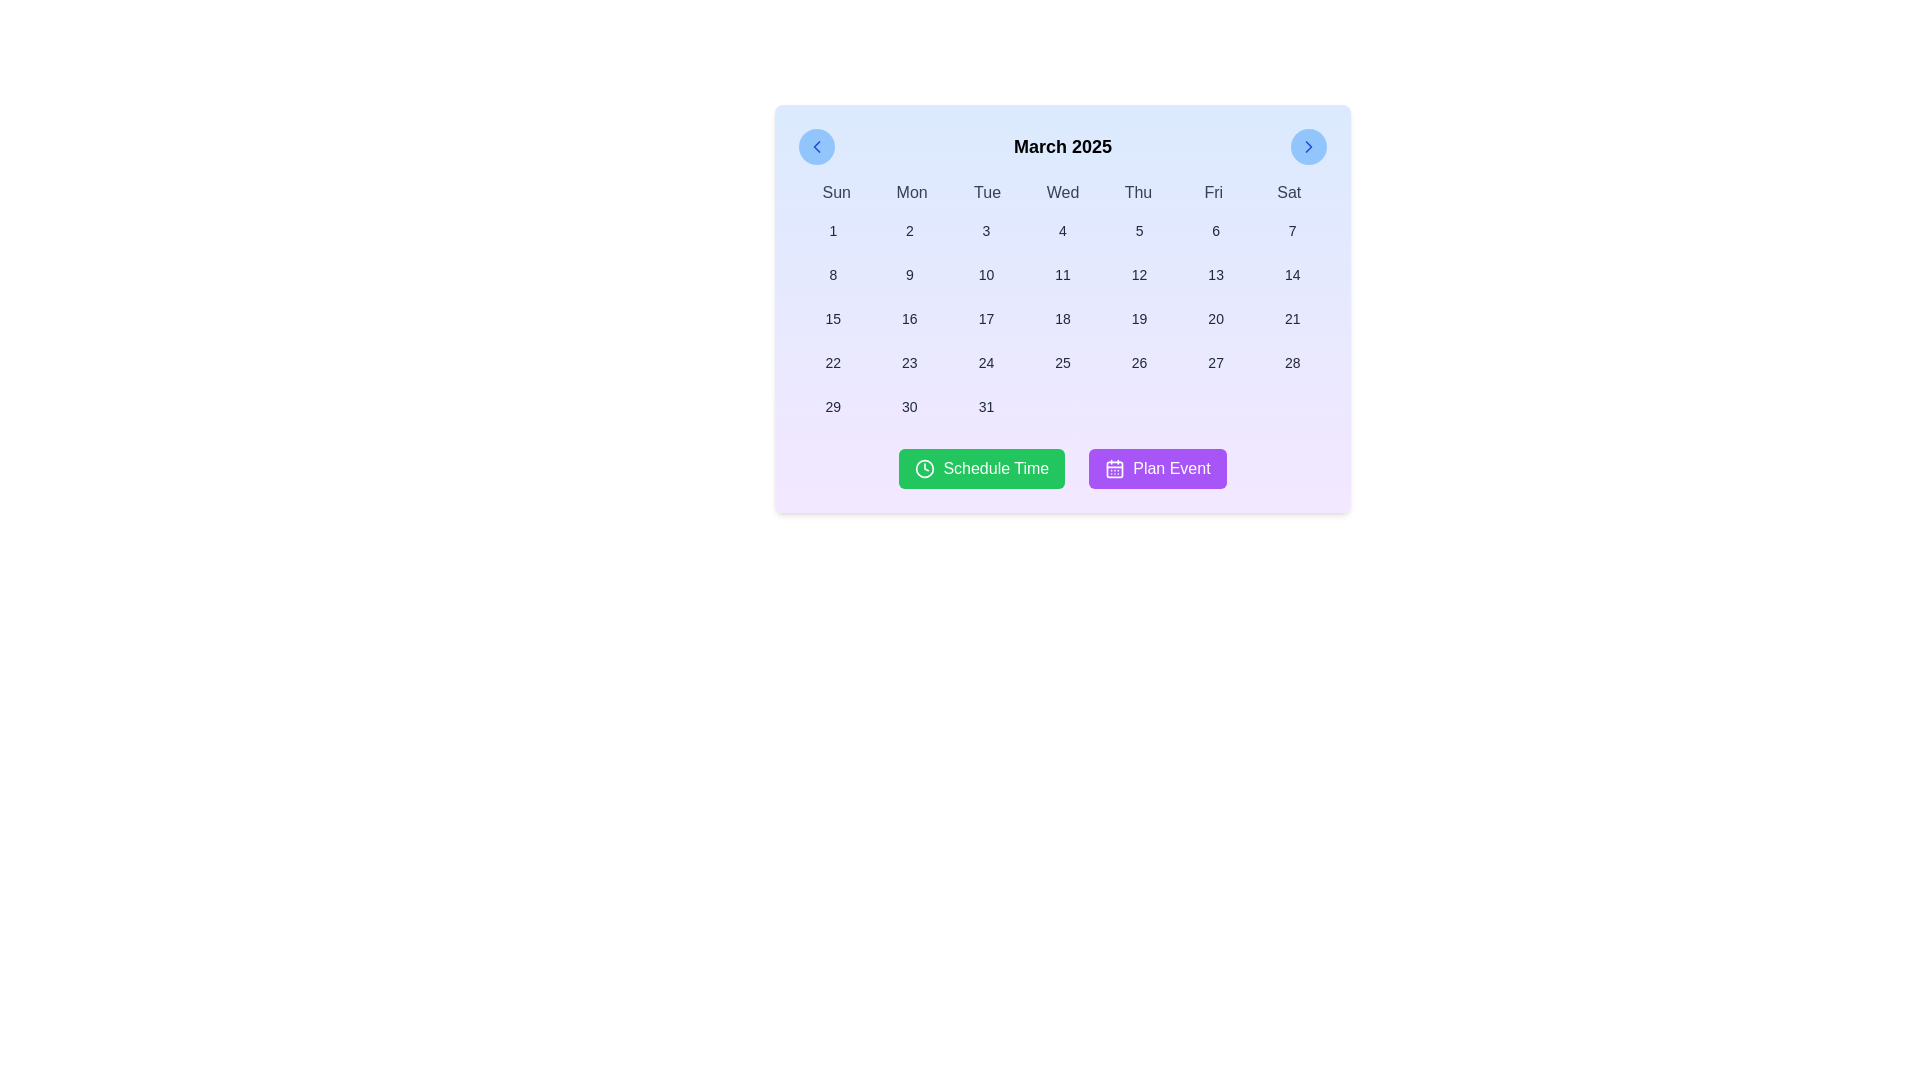  What do you see at coordinates (1215, 362) in the screenshot?
I see `the interactive calendar day button displaying the number '27'` at bounding box center [1215, 362].